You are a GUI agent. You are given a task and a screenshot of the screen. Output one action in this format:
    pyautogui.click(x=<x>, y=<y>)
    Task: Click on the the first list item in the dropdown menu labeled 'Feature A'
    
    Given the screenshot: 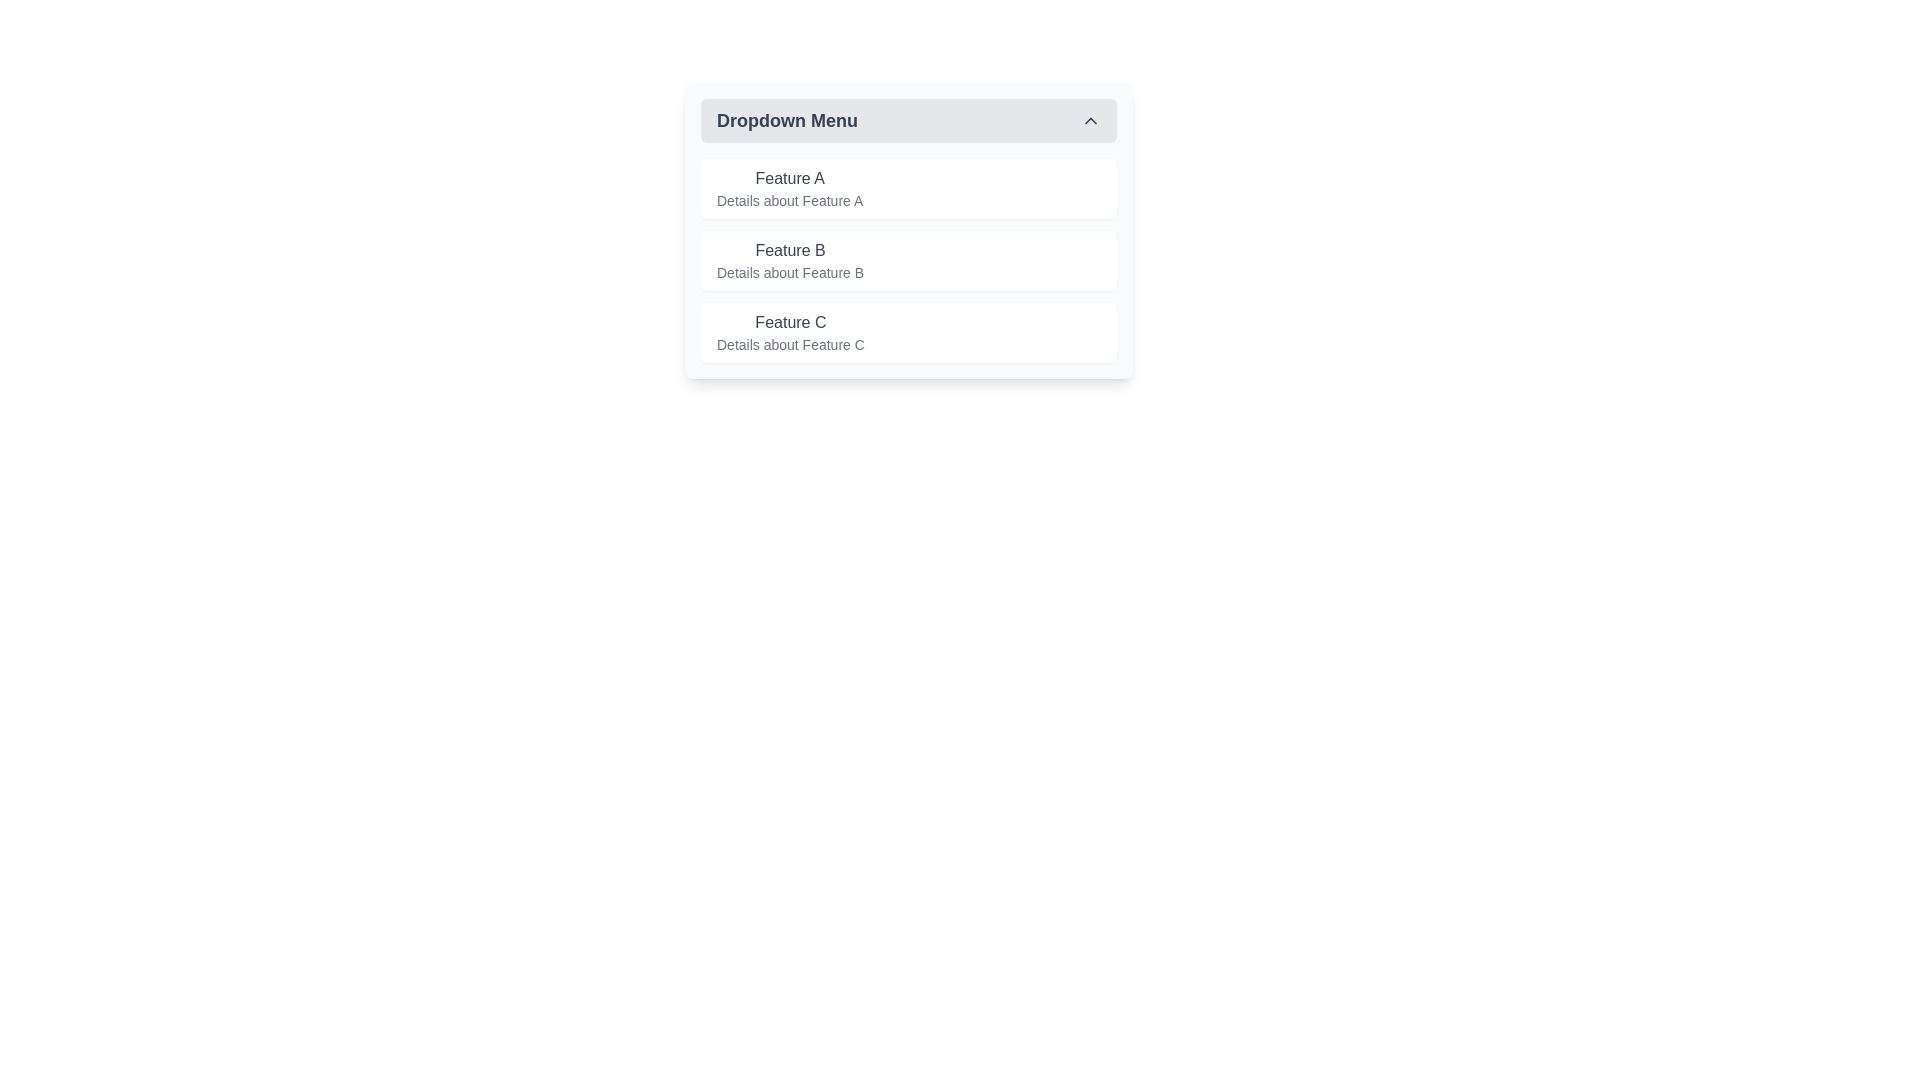 What is the action you would take?
    pyautogui.click(x=789, y=189)
    